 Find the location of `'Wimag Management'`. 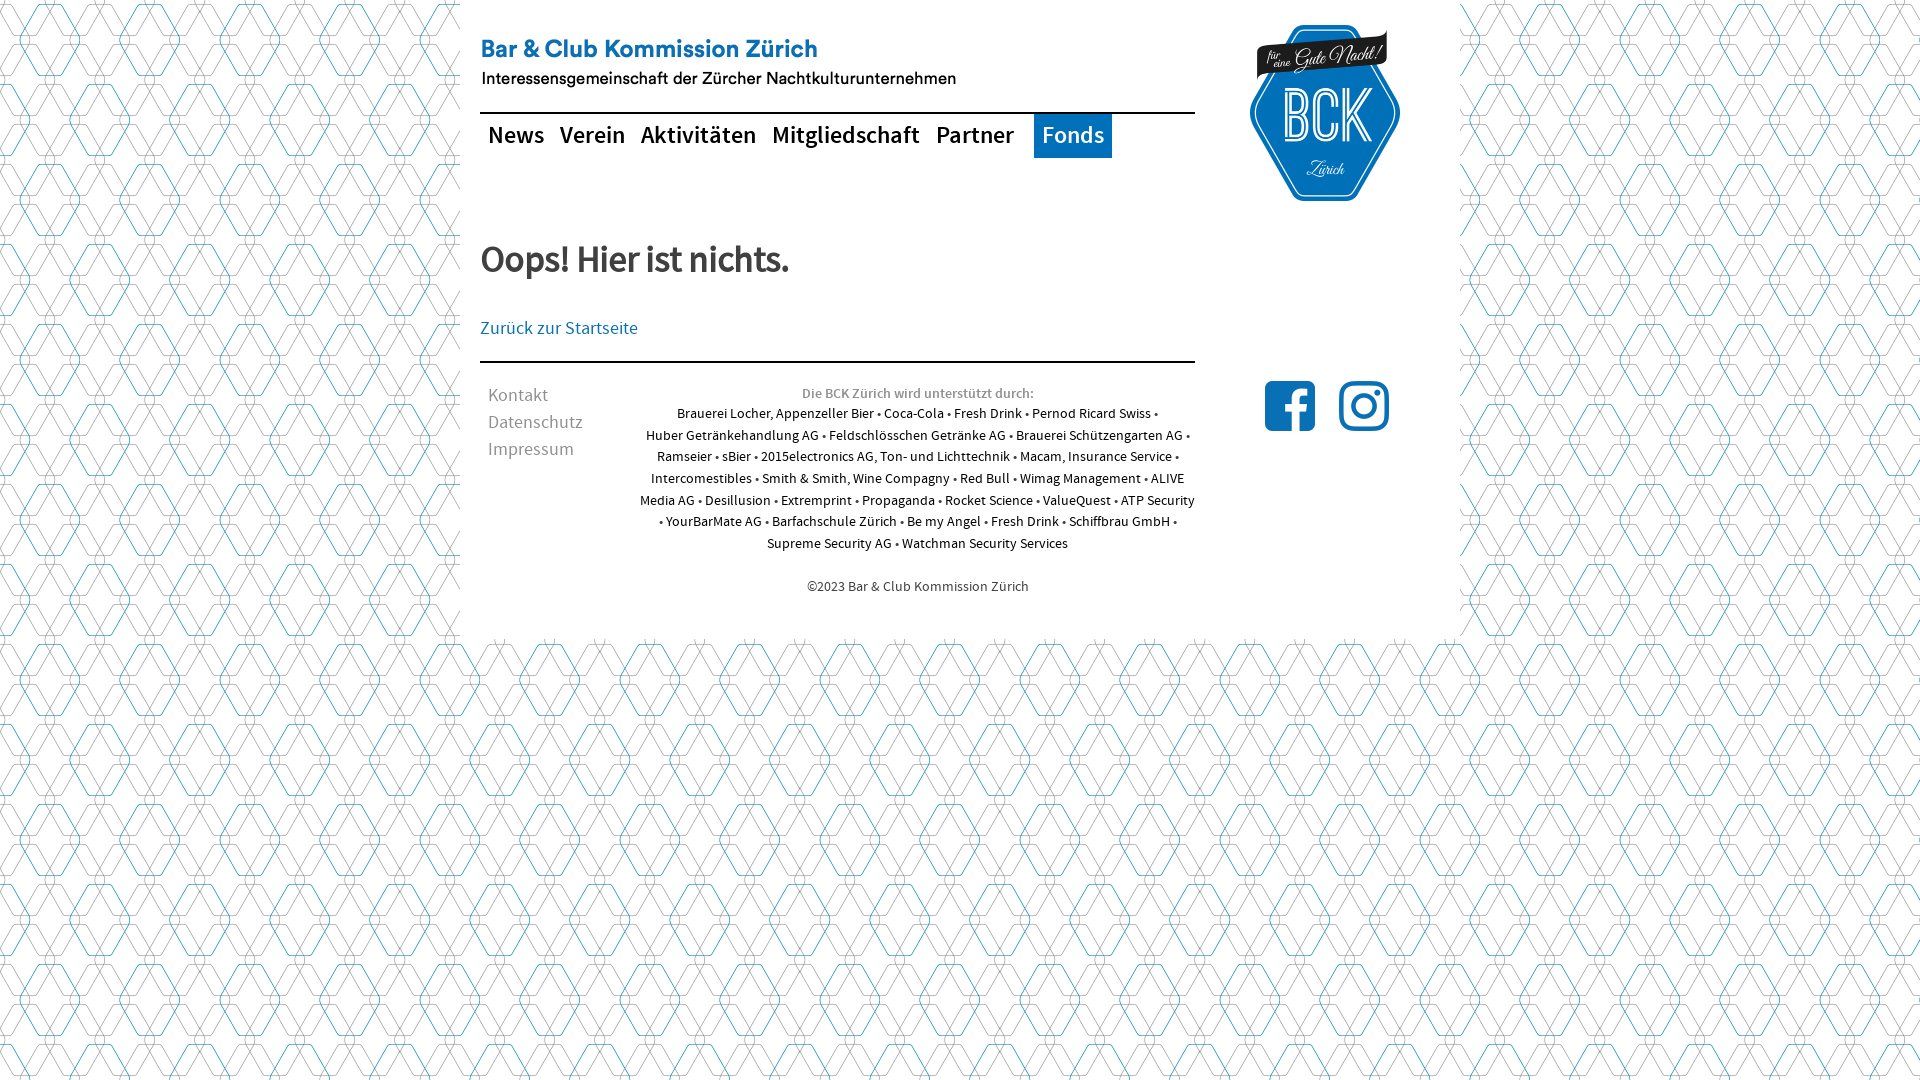

'Wimag Management' is located at coordinates (1019, 478).